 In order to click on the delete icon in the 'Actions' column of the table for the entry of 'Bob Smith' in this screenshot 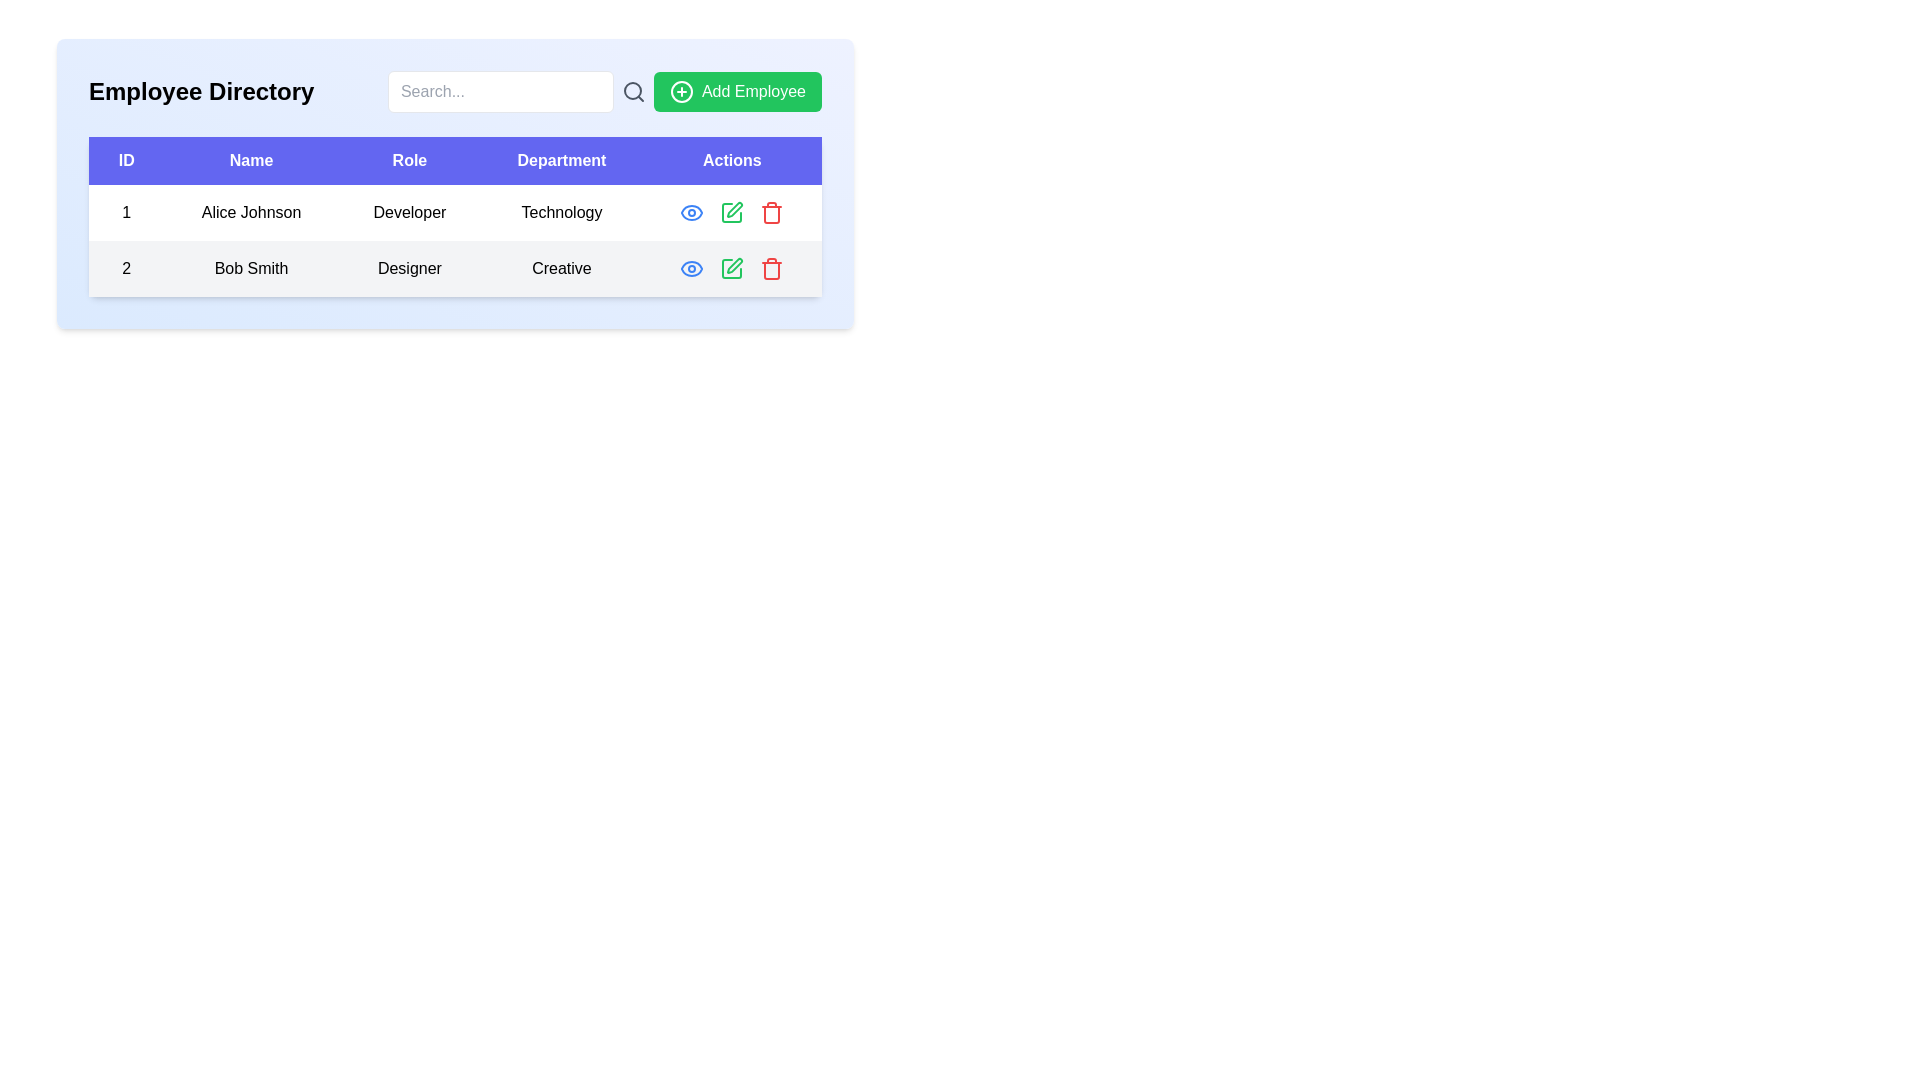, I will do `click(771, 268)`.